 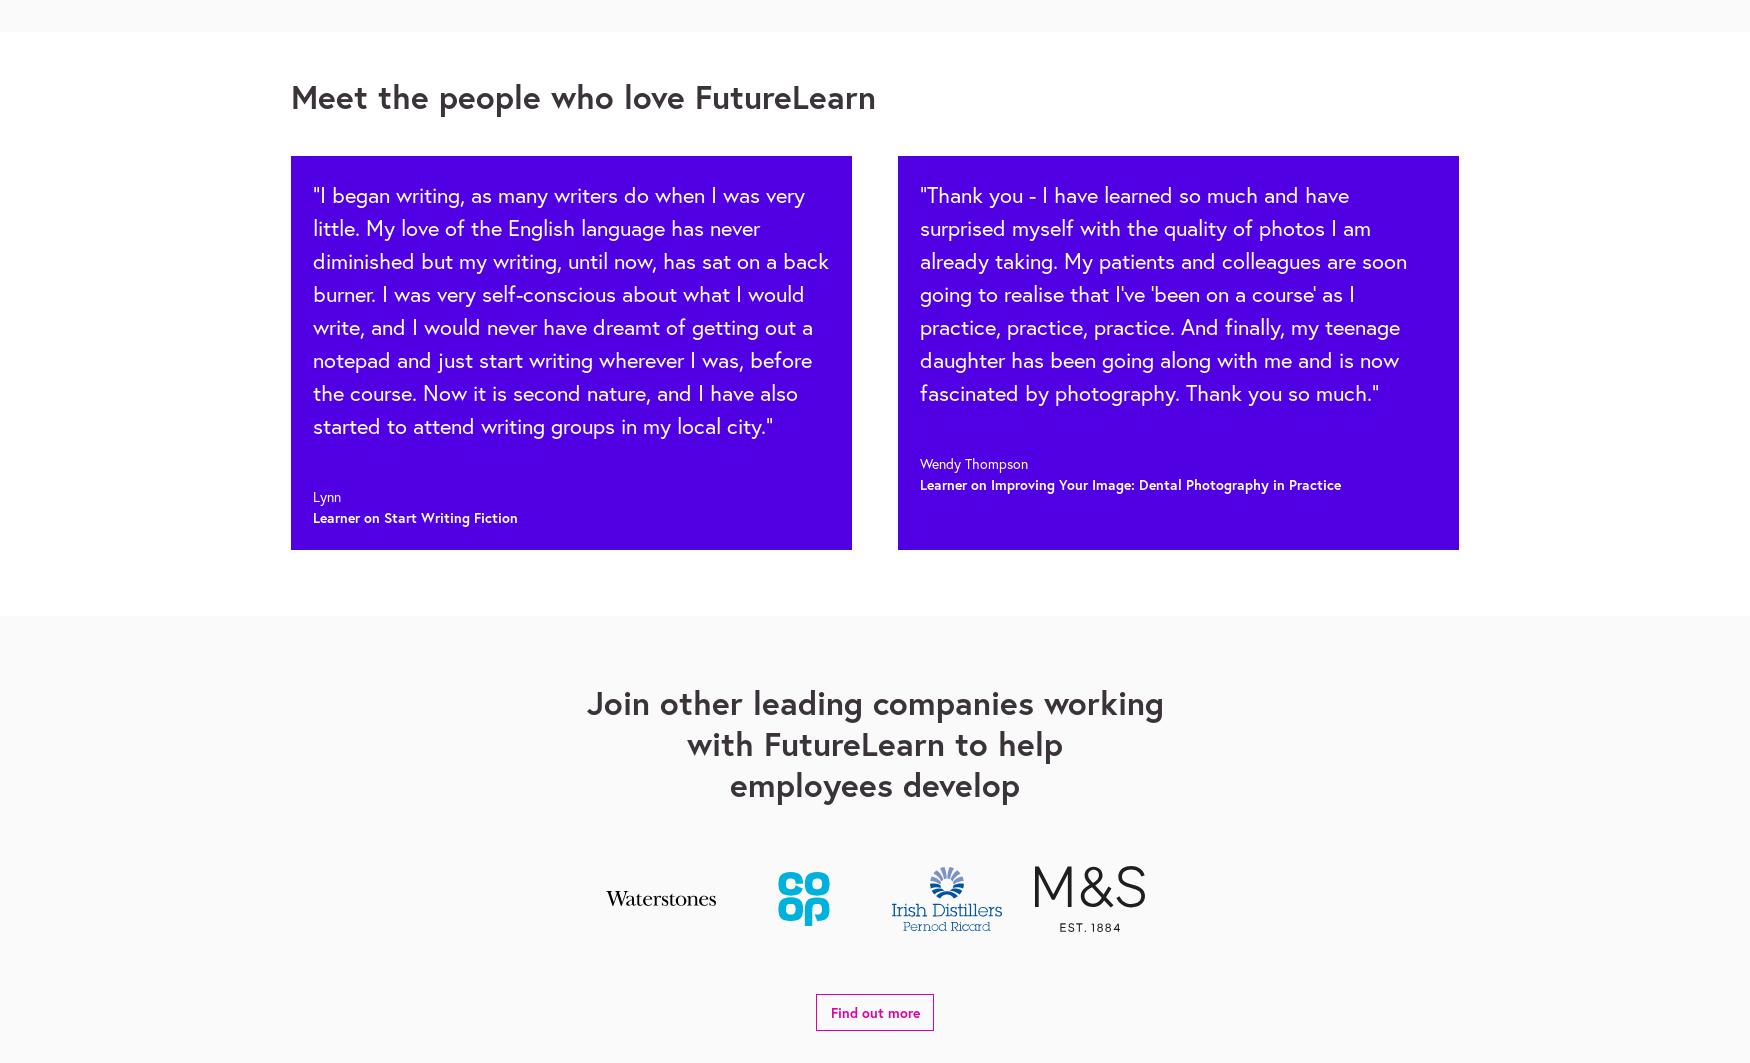 What do you see at coordinates (583, 96) in the screenshot?
I see `'Meet the people who love FutureLearn'` at bounding box center [583, 96].